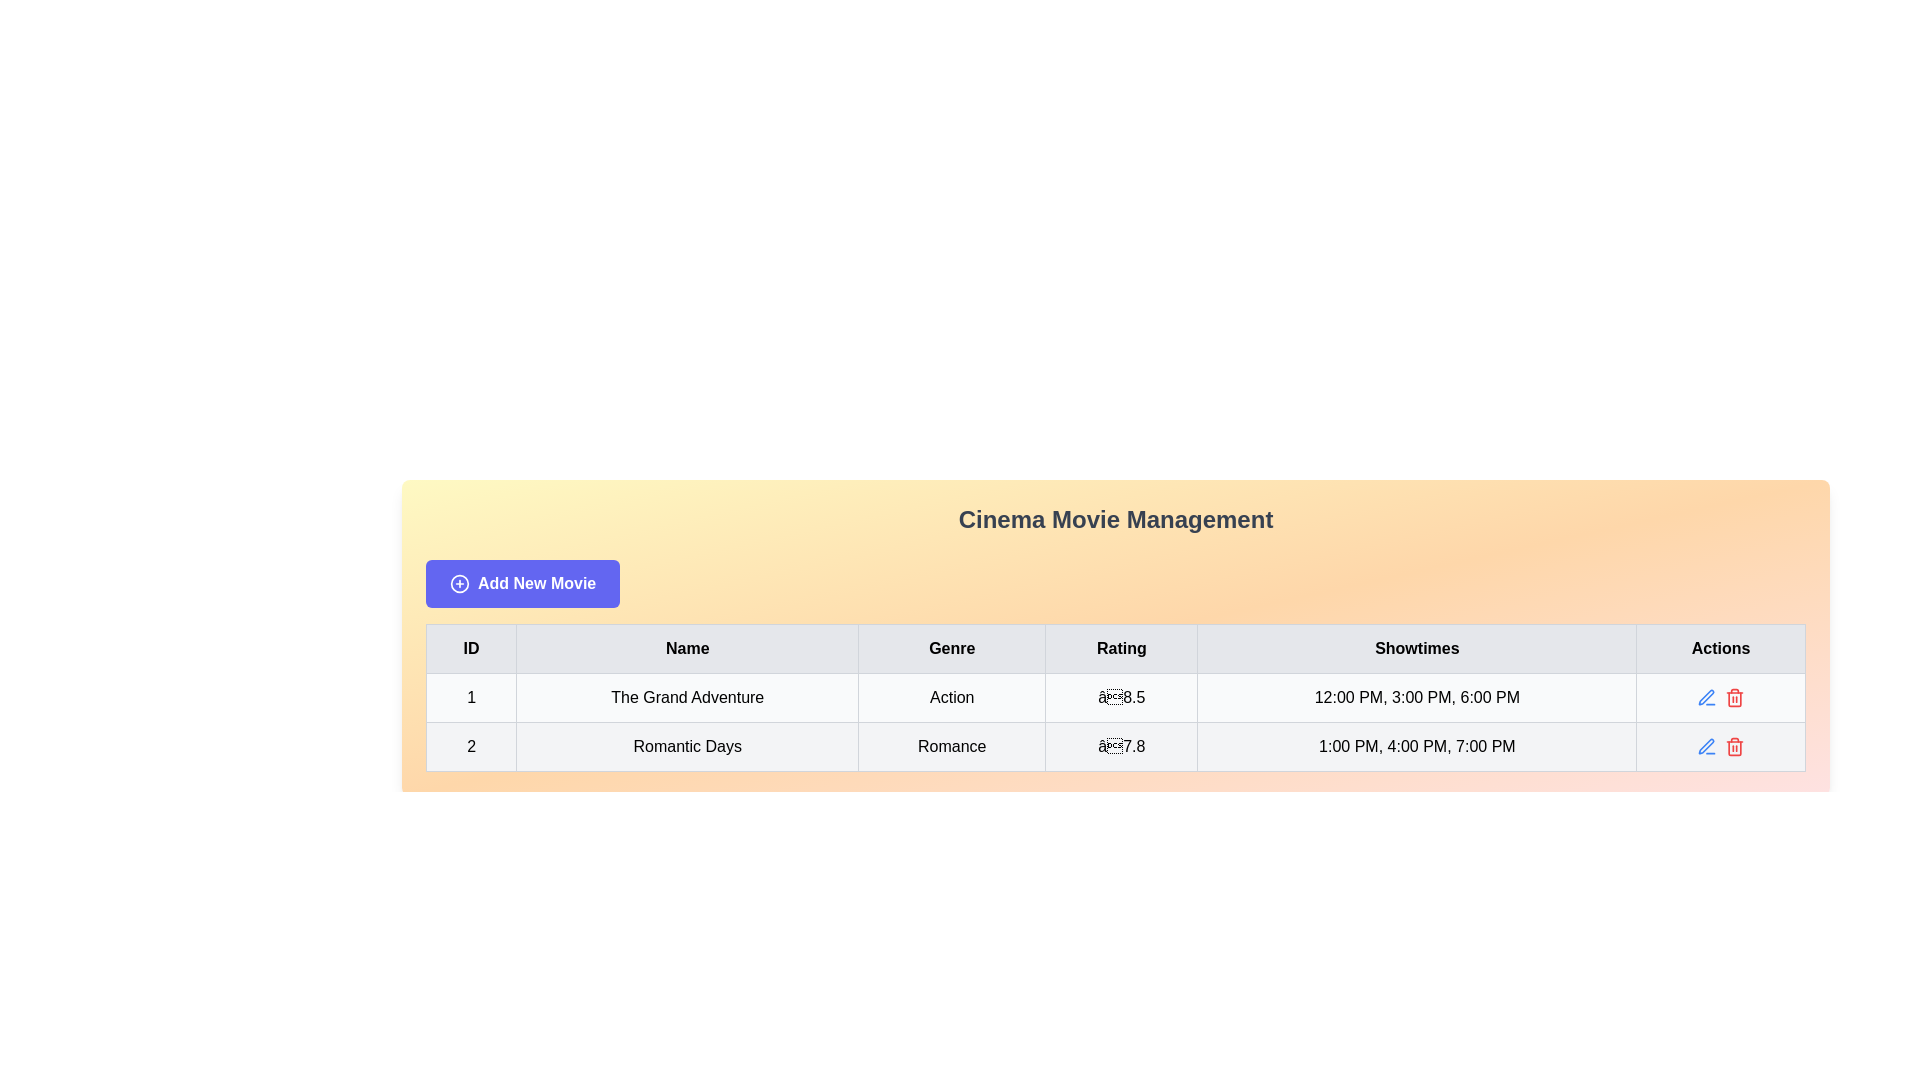 Image resolution: width=1920 pixels, height=1080 pixels. I want to click on the text label indicating the genre of the movie, located in the 'Genre' column next to 'The Grand Adventure' and before the '8.5' rating cell, so click(951, 697).